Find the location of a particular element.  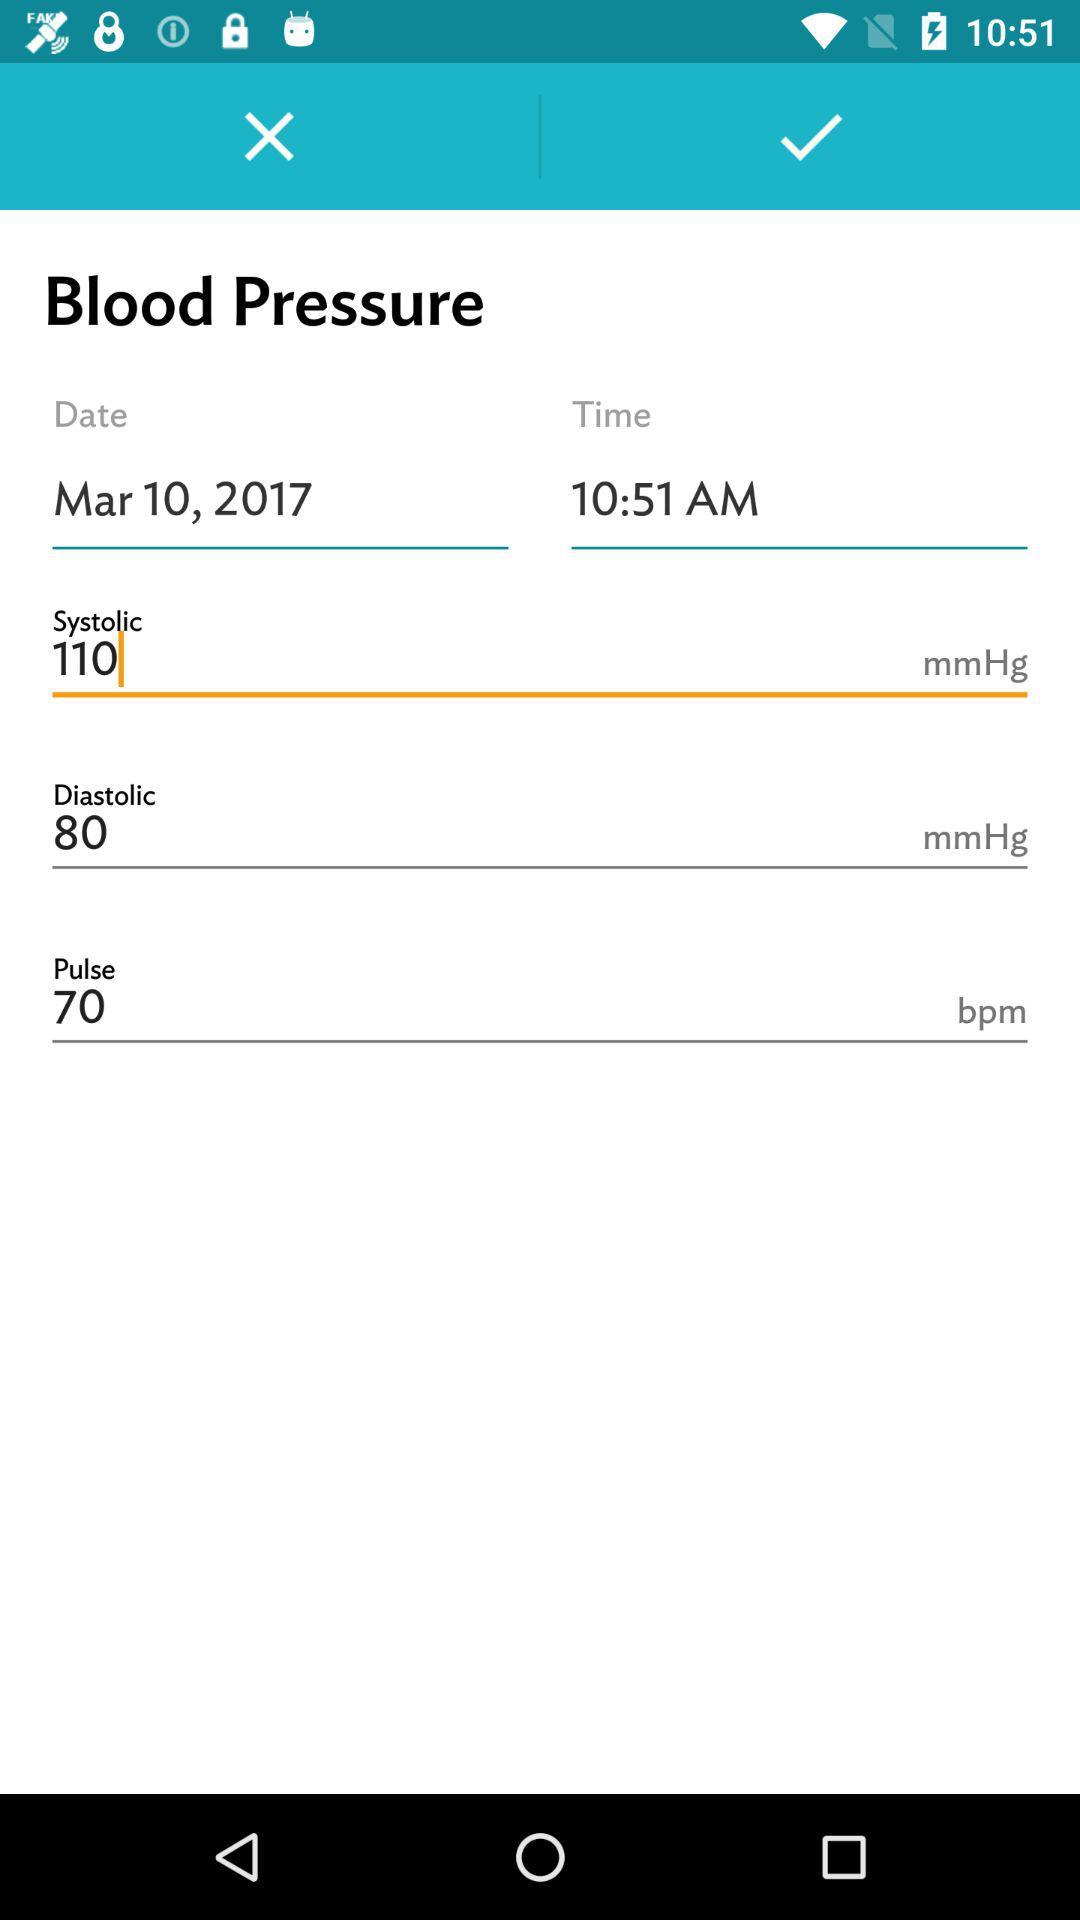

mar 10, 2017 is located at coordinates (280, 499).